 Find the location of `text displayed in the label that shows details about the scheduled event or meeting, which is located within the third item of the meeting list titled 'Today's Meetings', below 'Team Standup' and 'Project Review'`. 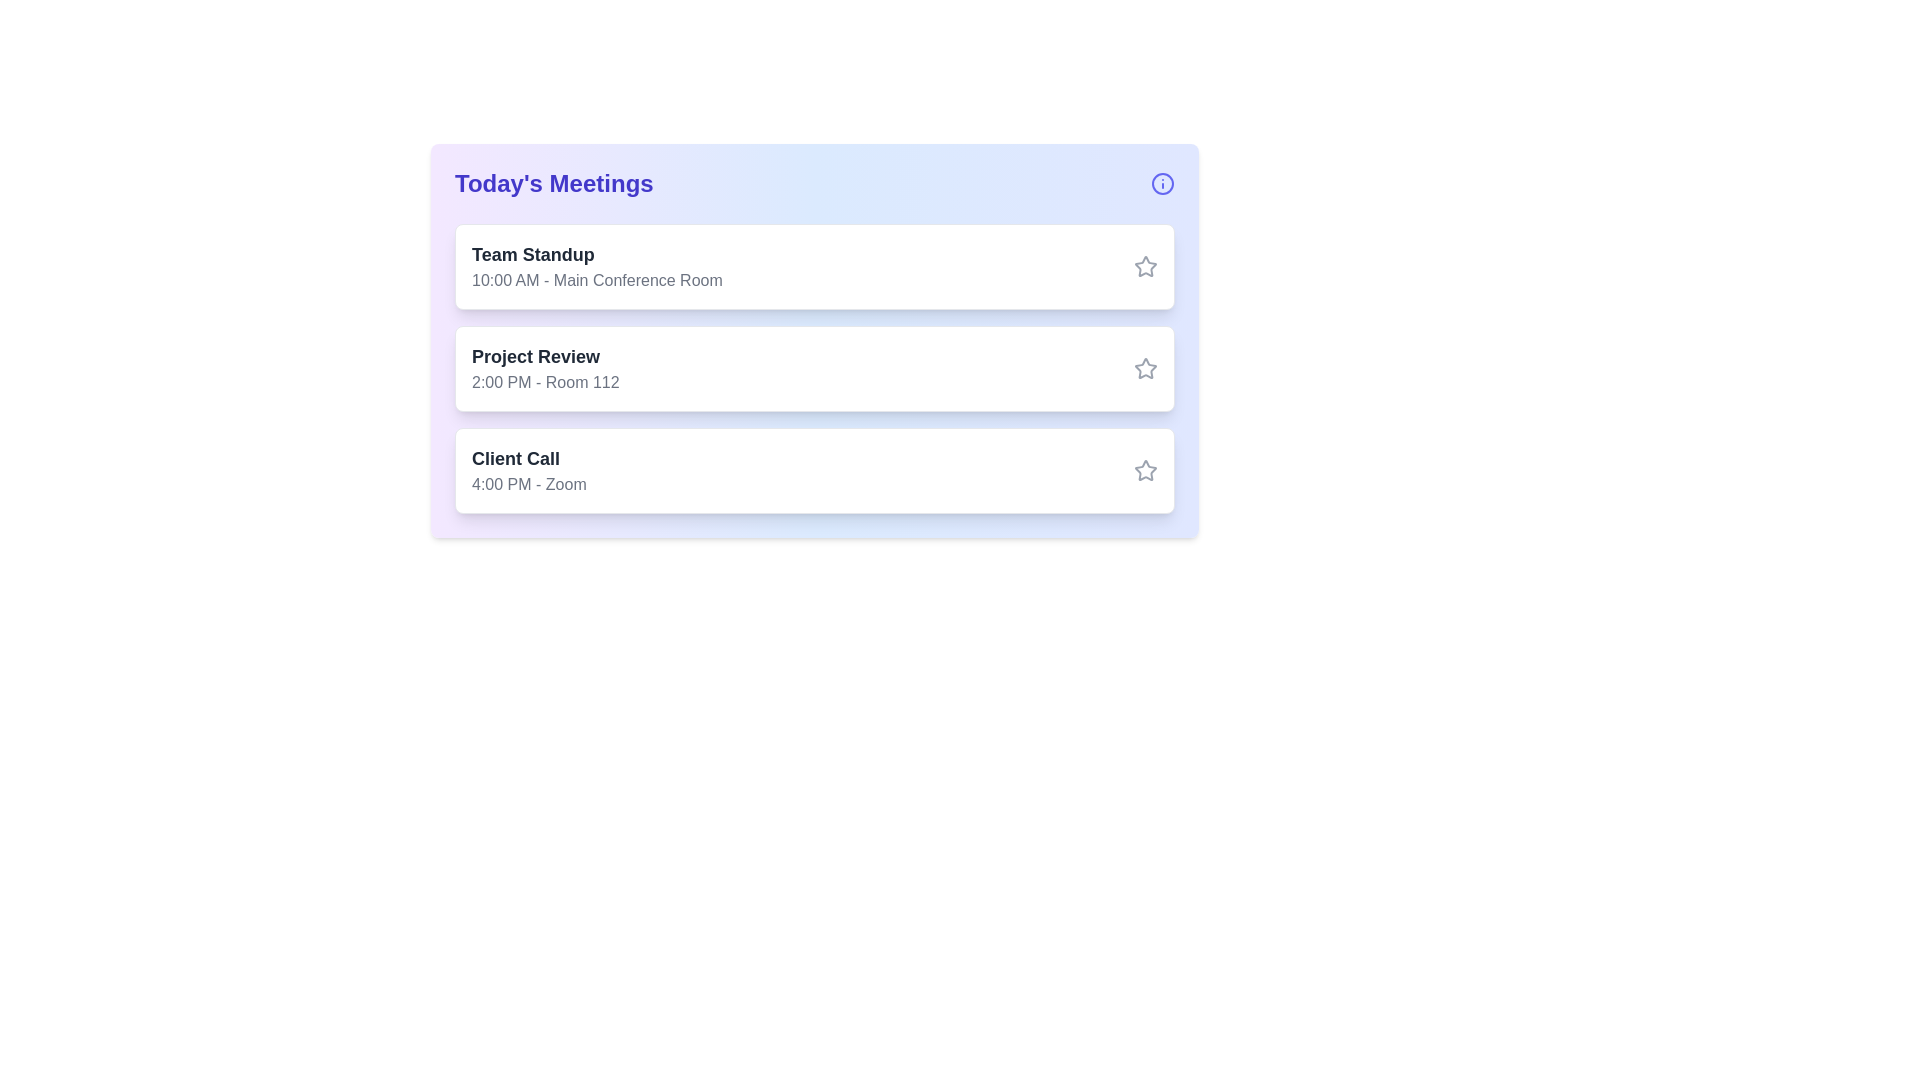

text displayed in the label that shows details about the scheduled event or meeting, which is located within the third item of the meeting list titled 'Today's Meetings', below 'Team Standup' and 'Project Review' is located at coordinates (529, 470).